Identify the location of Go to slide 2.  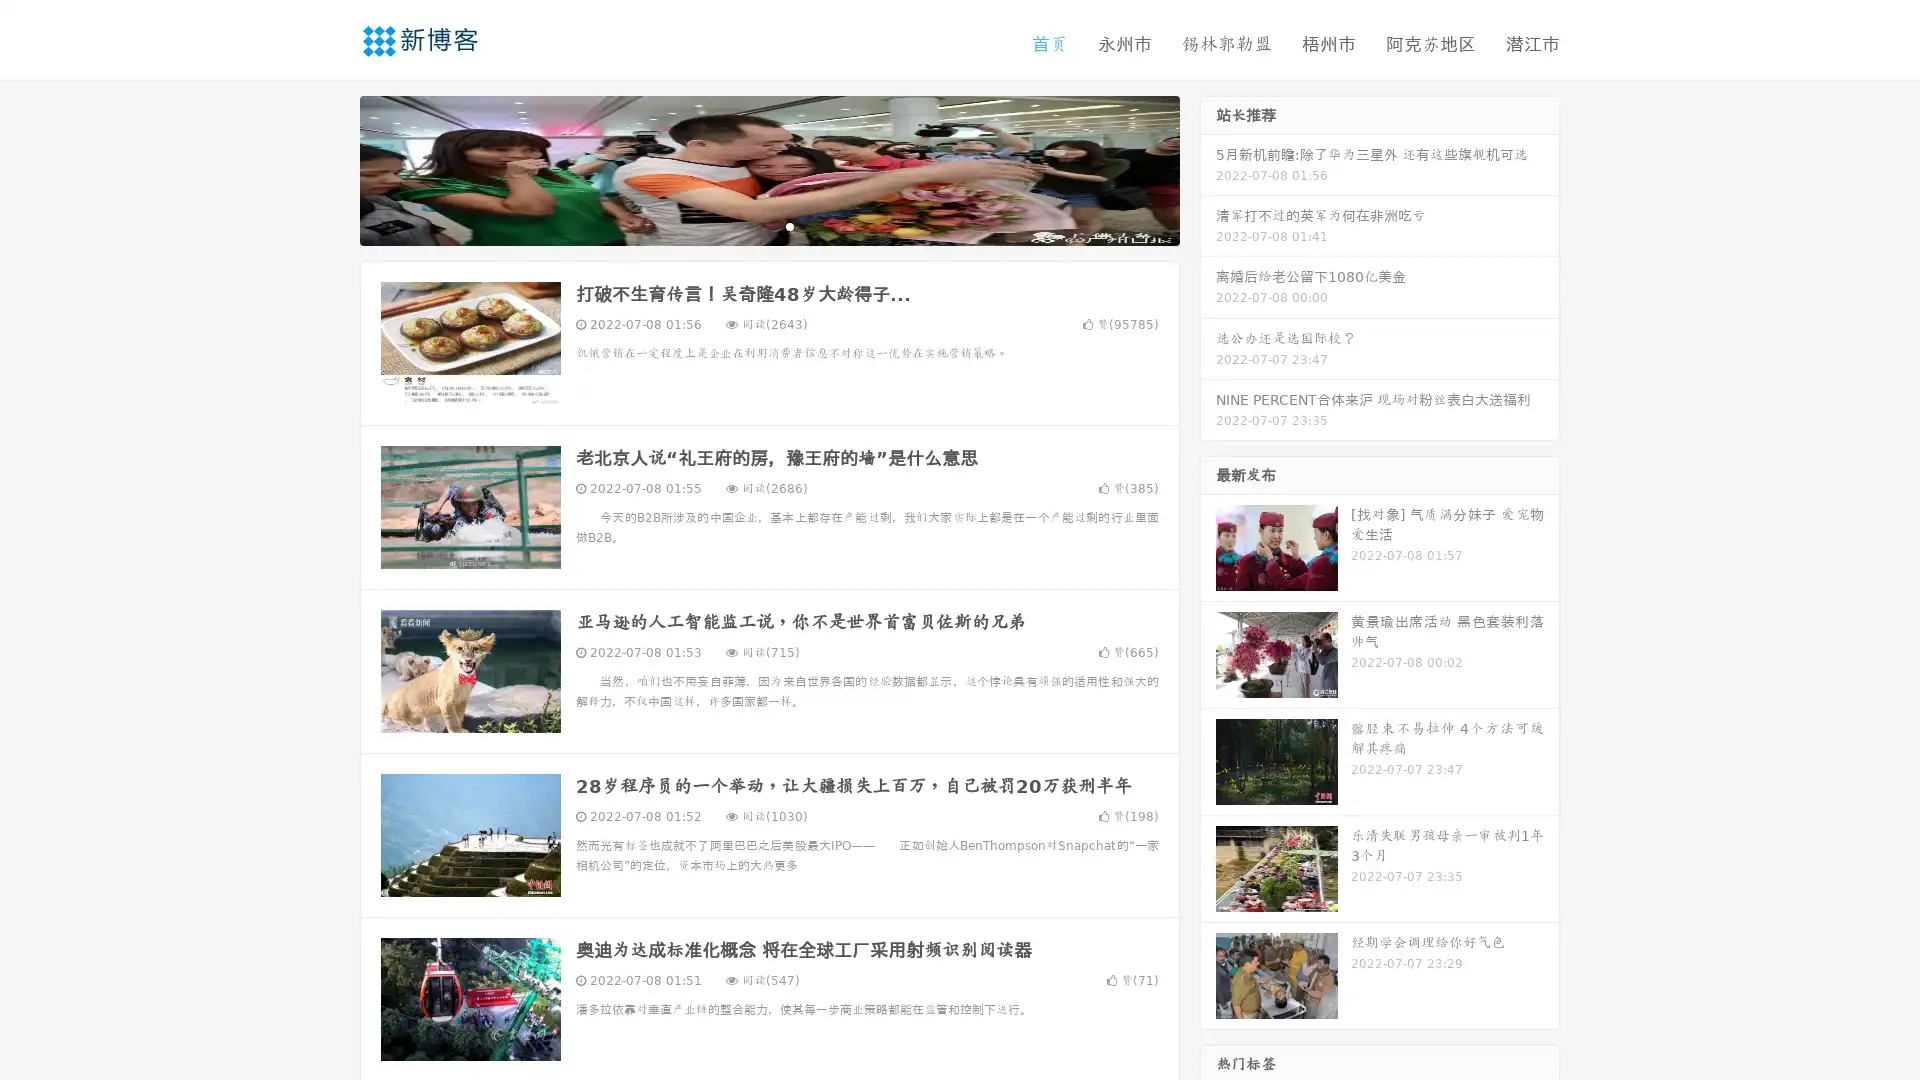
(768, 225).